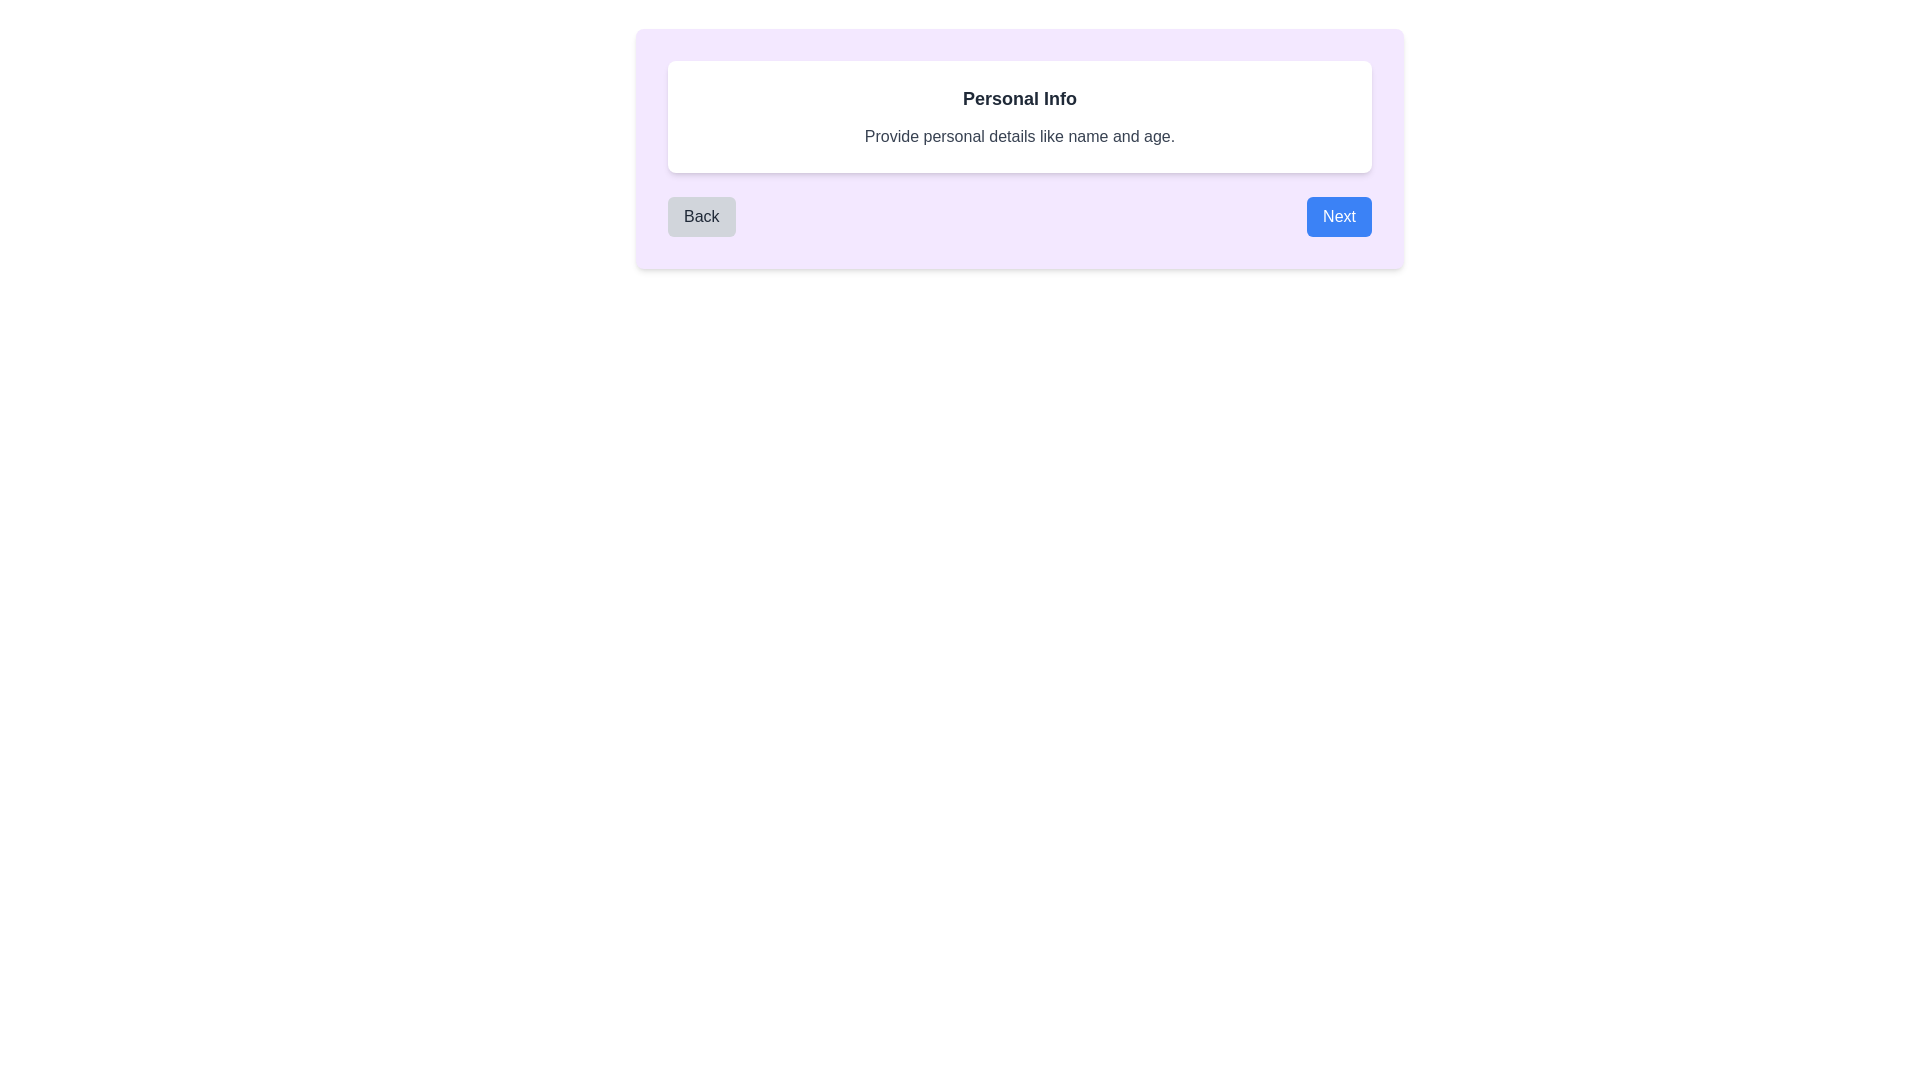 This screenshot has width=1920, height=1080. What do you see at coordinates (700, 216) in the screenshot?
I see `the 'Back' button to navigate to the previous page` at bounding box center [700, 216].